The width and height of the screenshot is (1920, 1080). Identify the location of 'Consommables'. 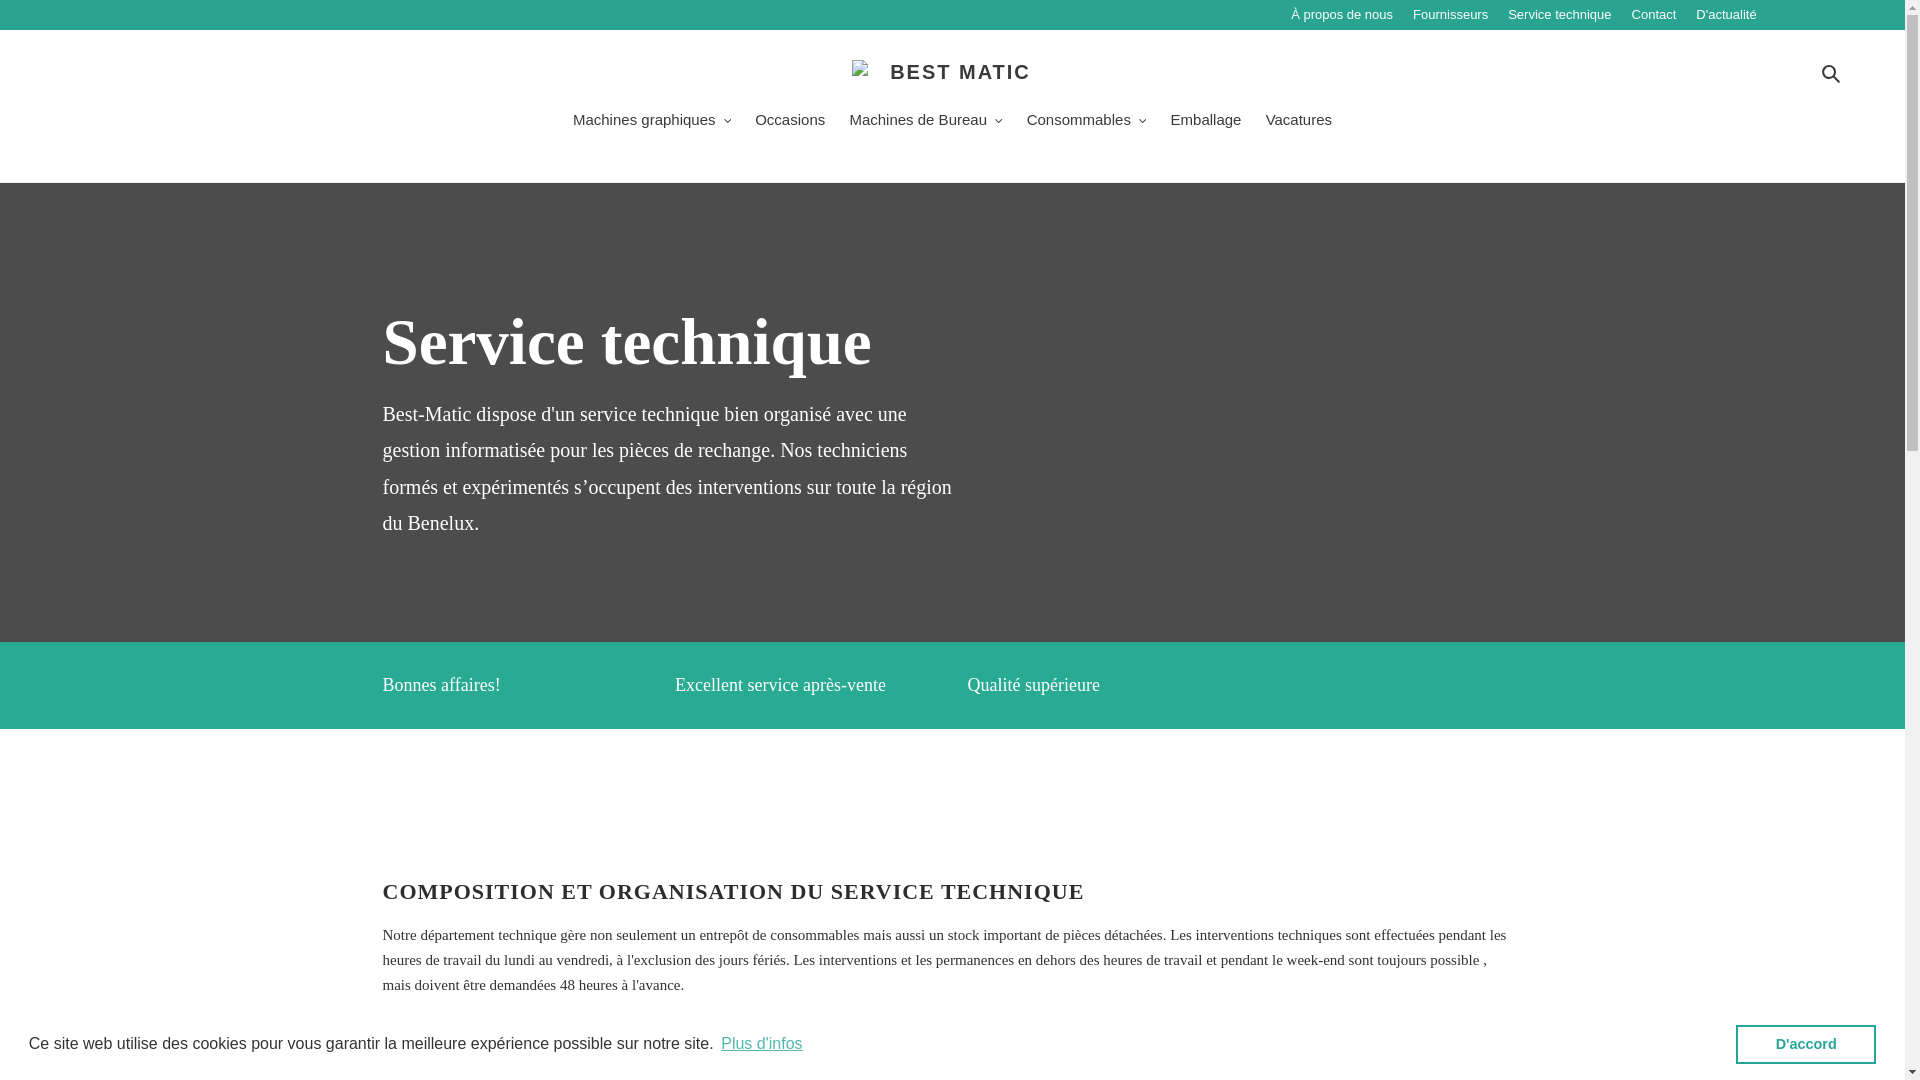
(1017, 122).